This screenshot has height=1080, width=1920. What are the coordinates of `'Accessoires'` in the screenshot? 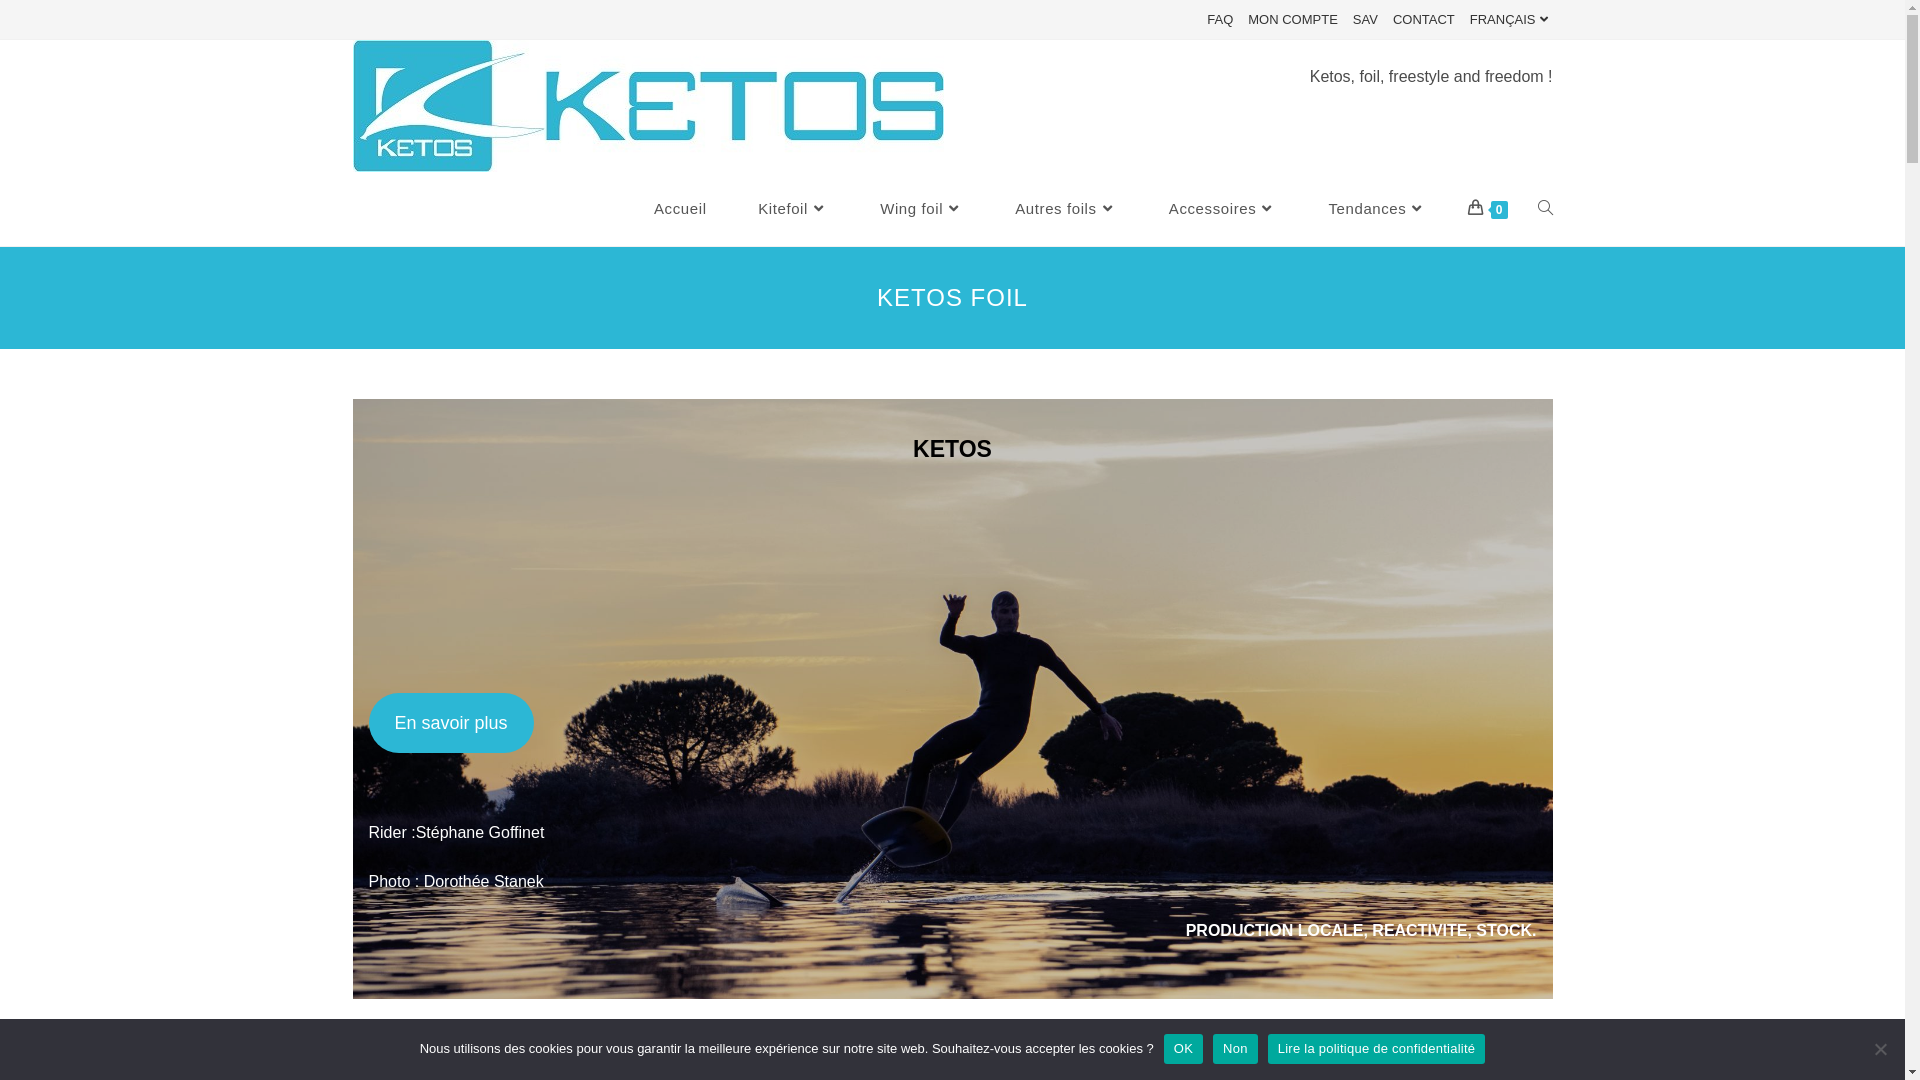 It's located at (1142, 208).